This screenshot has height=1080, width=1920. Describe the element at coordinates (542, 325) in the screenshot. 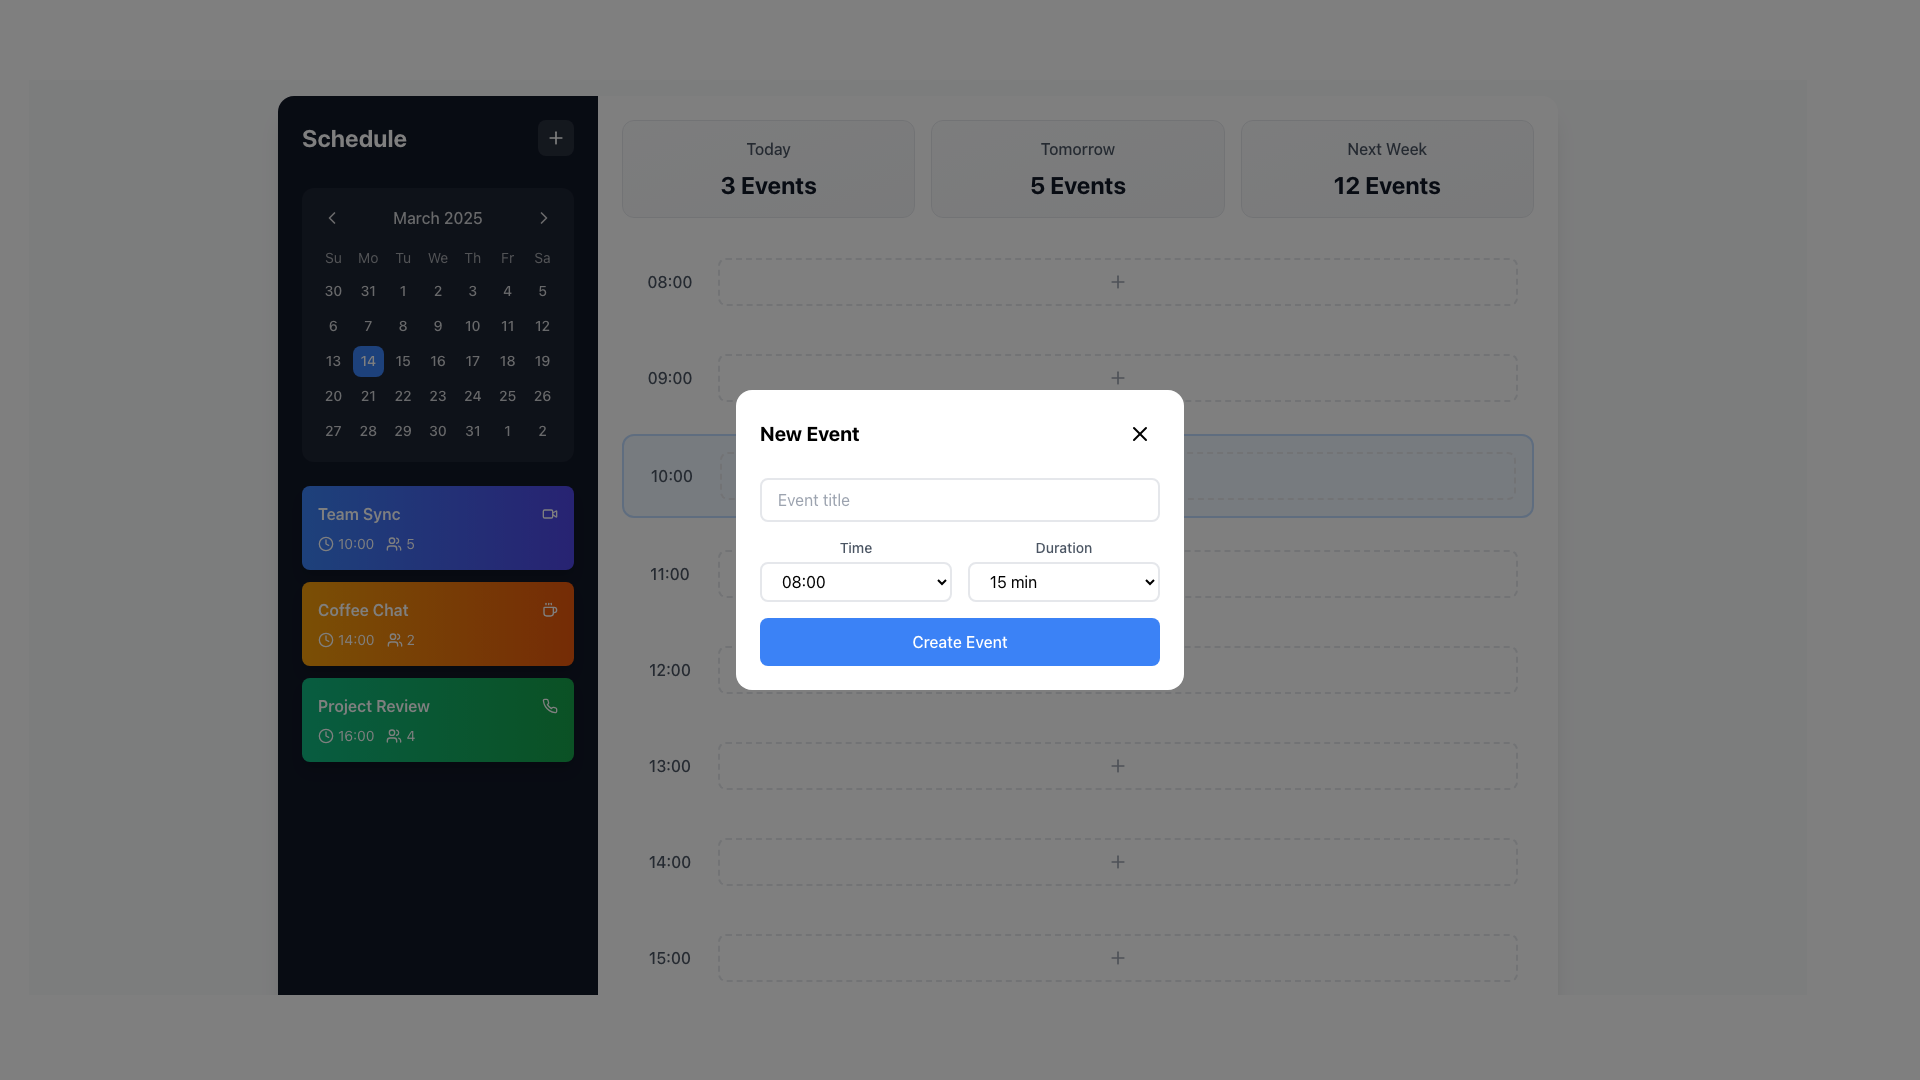

I see `the button representing the 12th day of March 2025 on the calendar` at that location.